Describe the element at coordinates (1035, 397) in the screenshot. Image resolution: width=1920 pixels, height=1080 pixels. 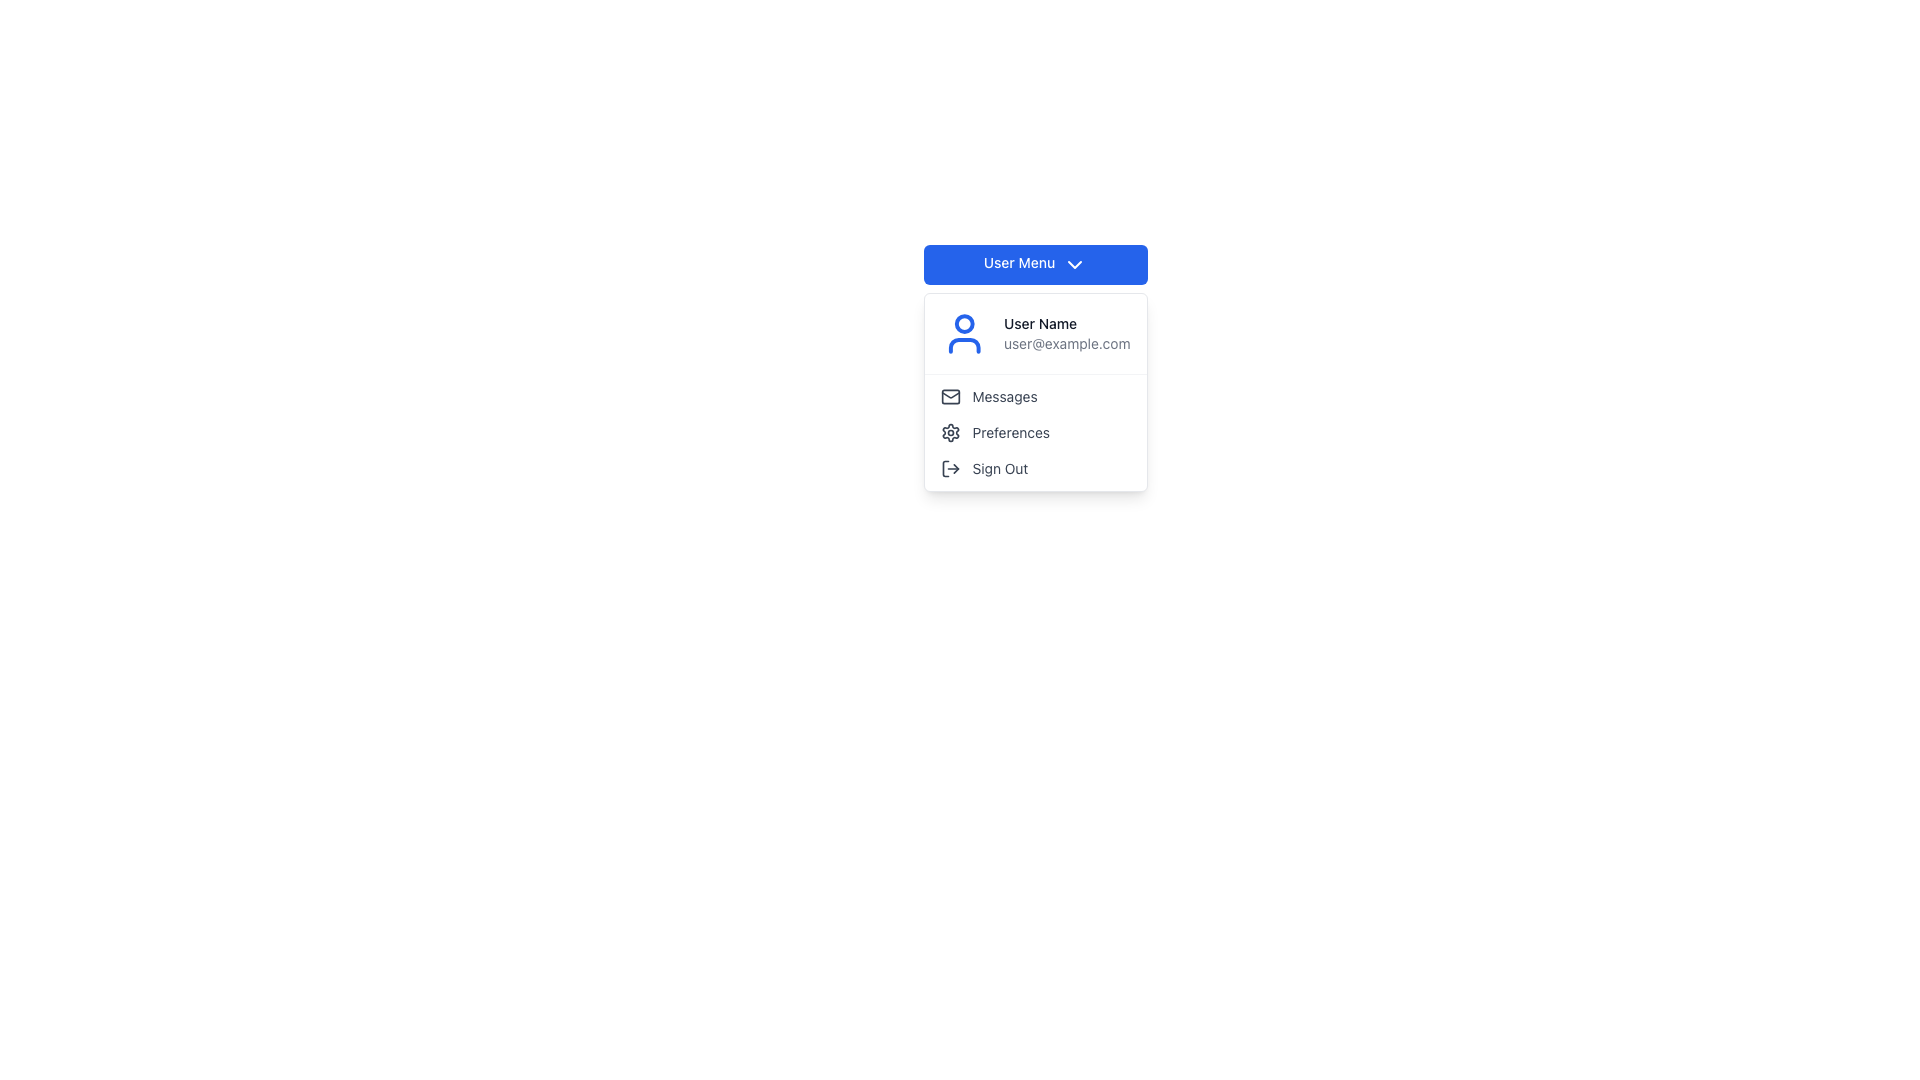
I see `the 'Messages' hyperlink with icon located in the dropdown menu below the 'User Menu' button` at that location.